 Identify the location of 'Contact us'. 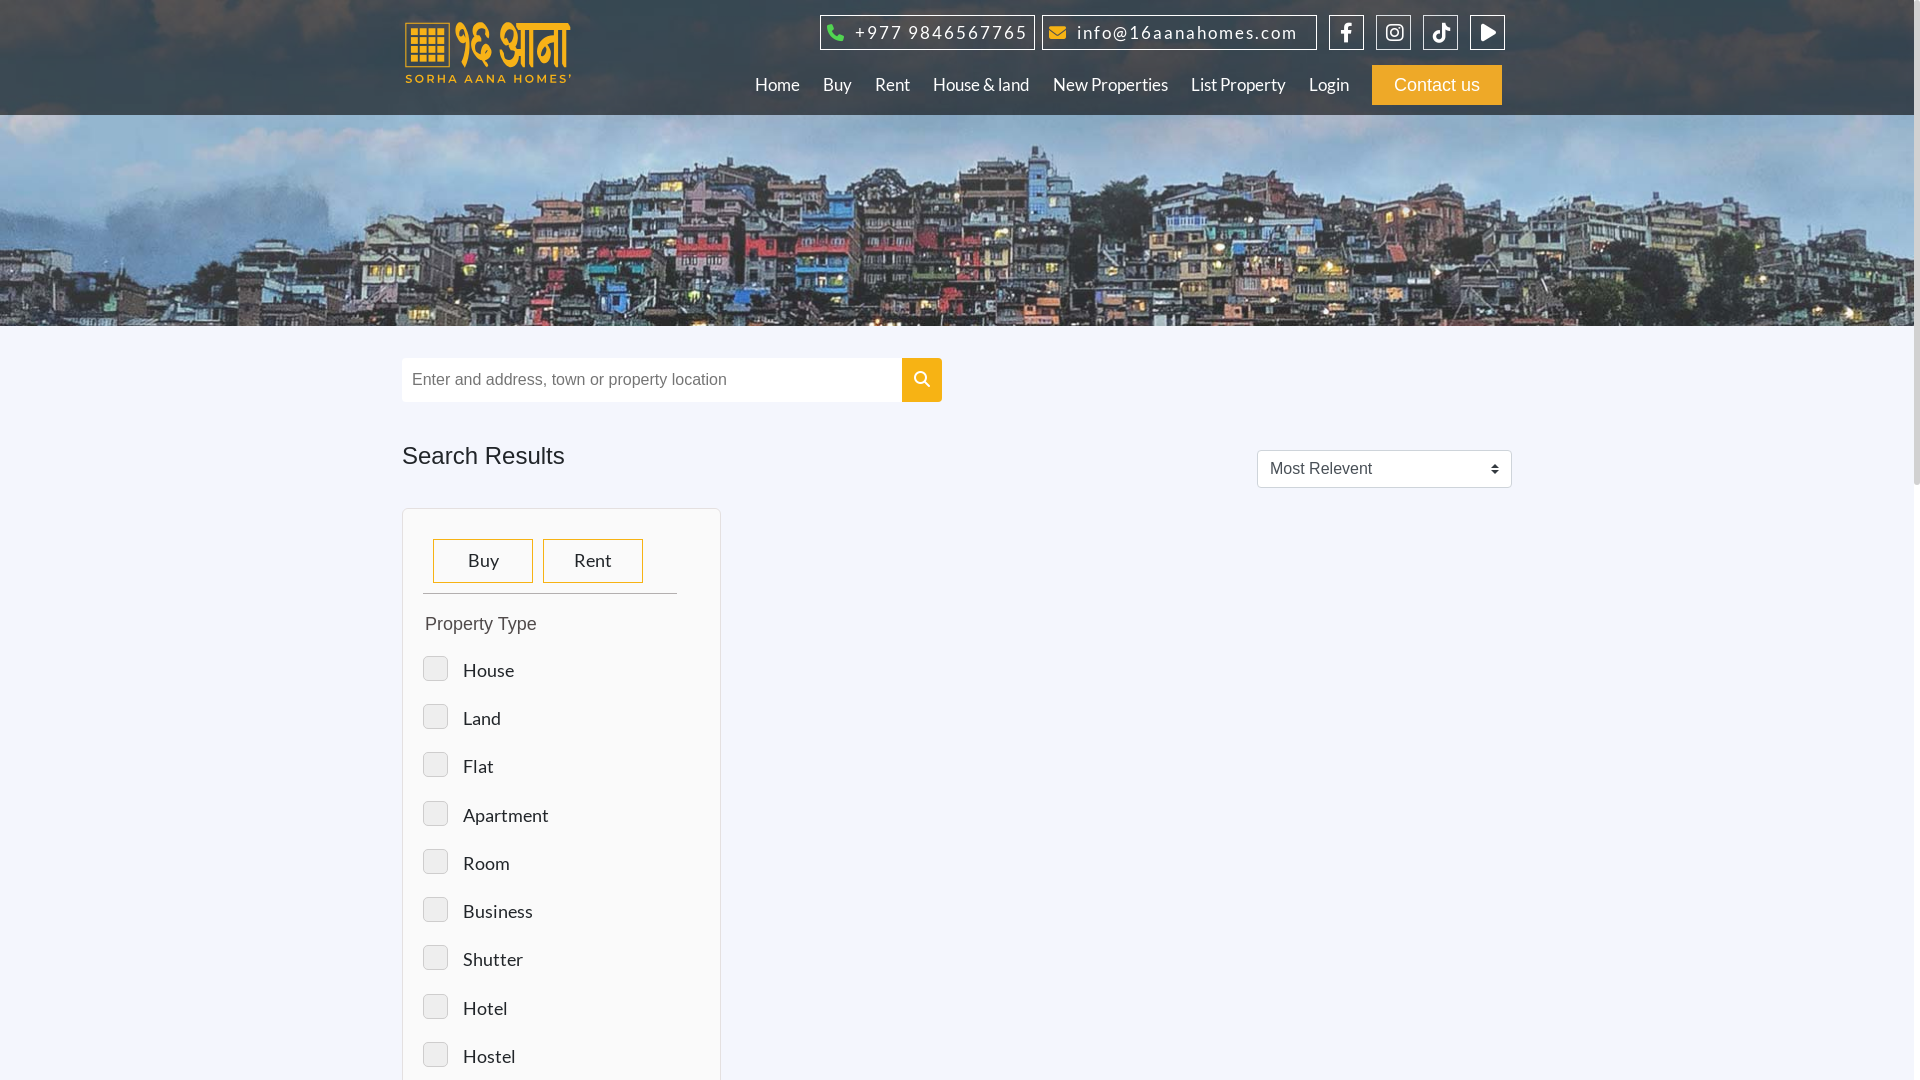
(1371, 83).